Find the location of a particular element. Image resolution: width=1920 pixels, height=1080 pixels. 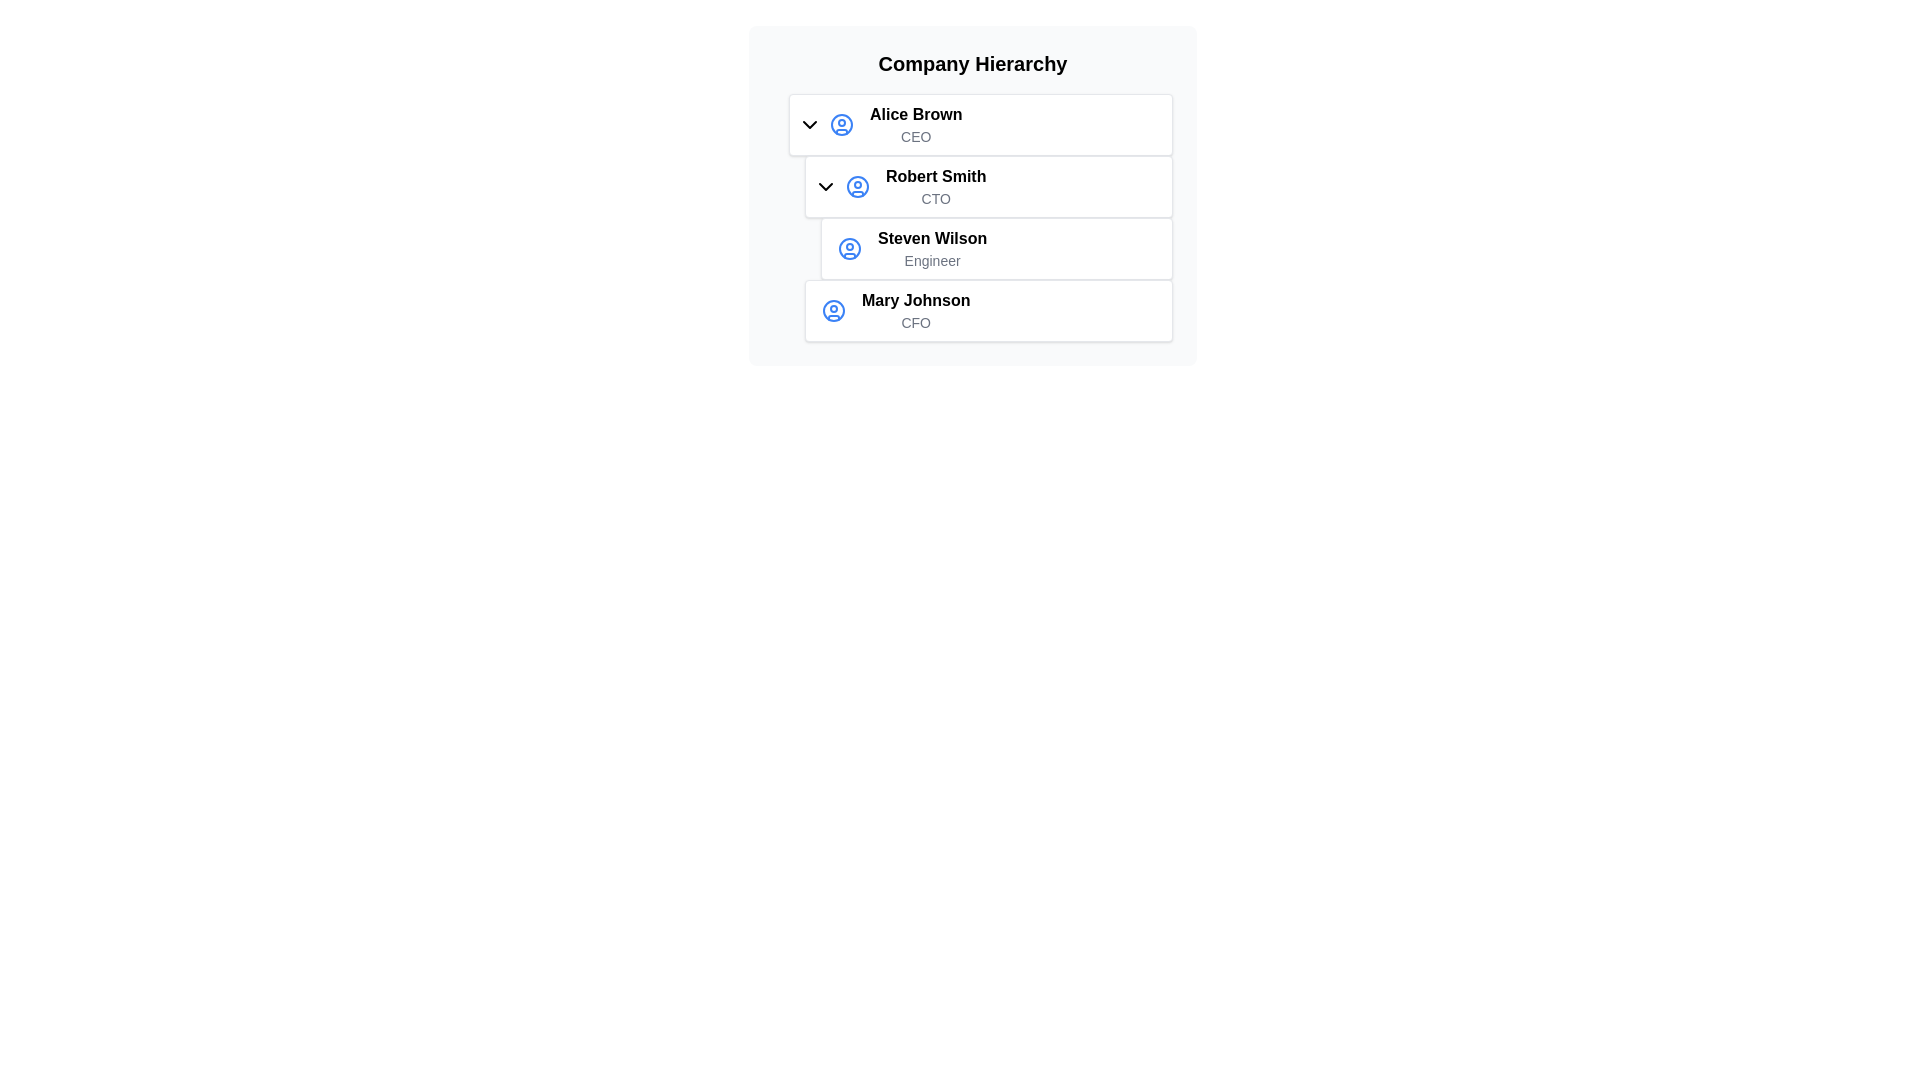

text label displaying 'Mary Johnson', which represents a person in the Company Hierarchy list as the CFO is located at coordinates (915, 300).